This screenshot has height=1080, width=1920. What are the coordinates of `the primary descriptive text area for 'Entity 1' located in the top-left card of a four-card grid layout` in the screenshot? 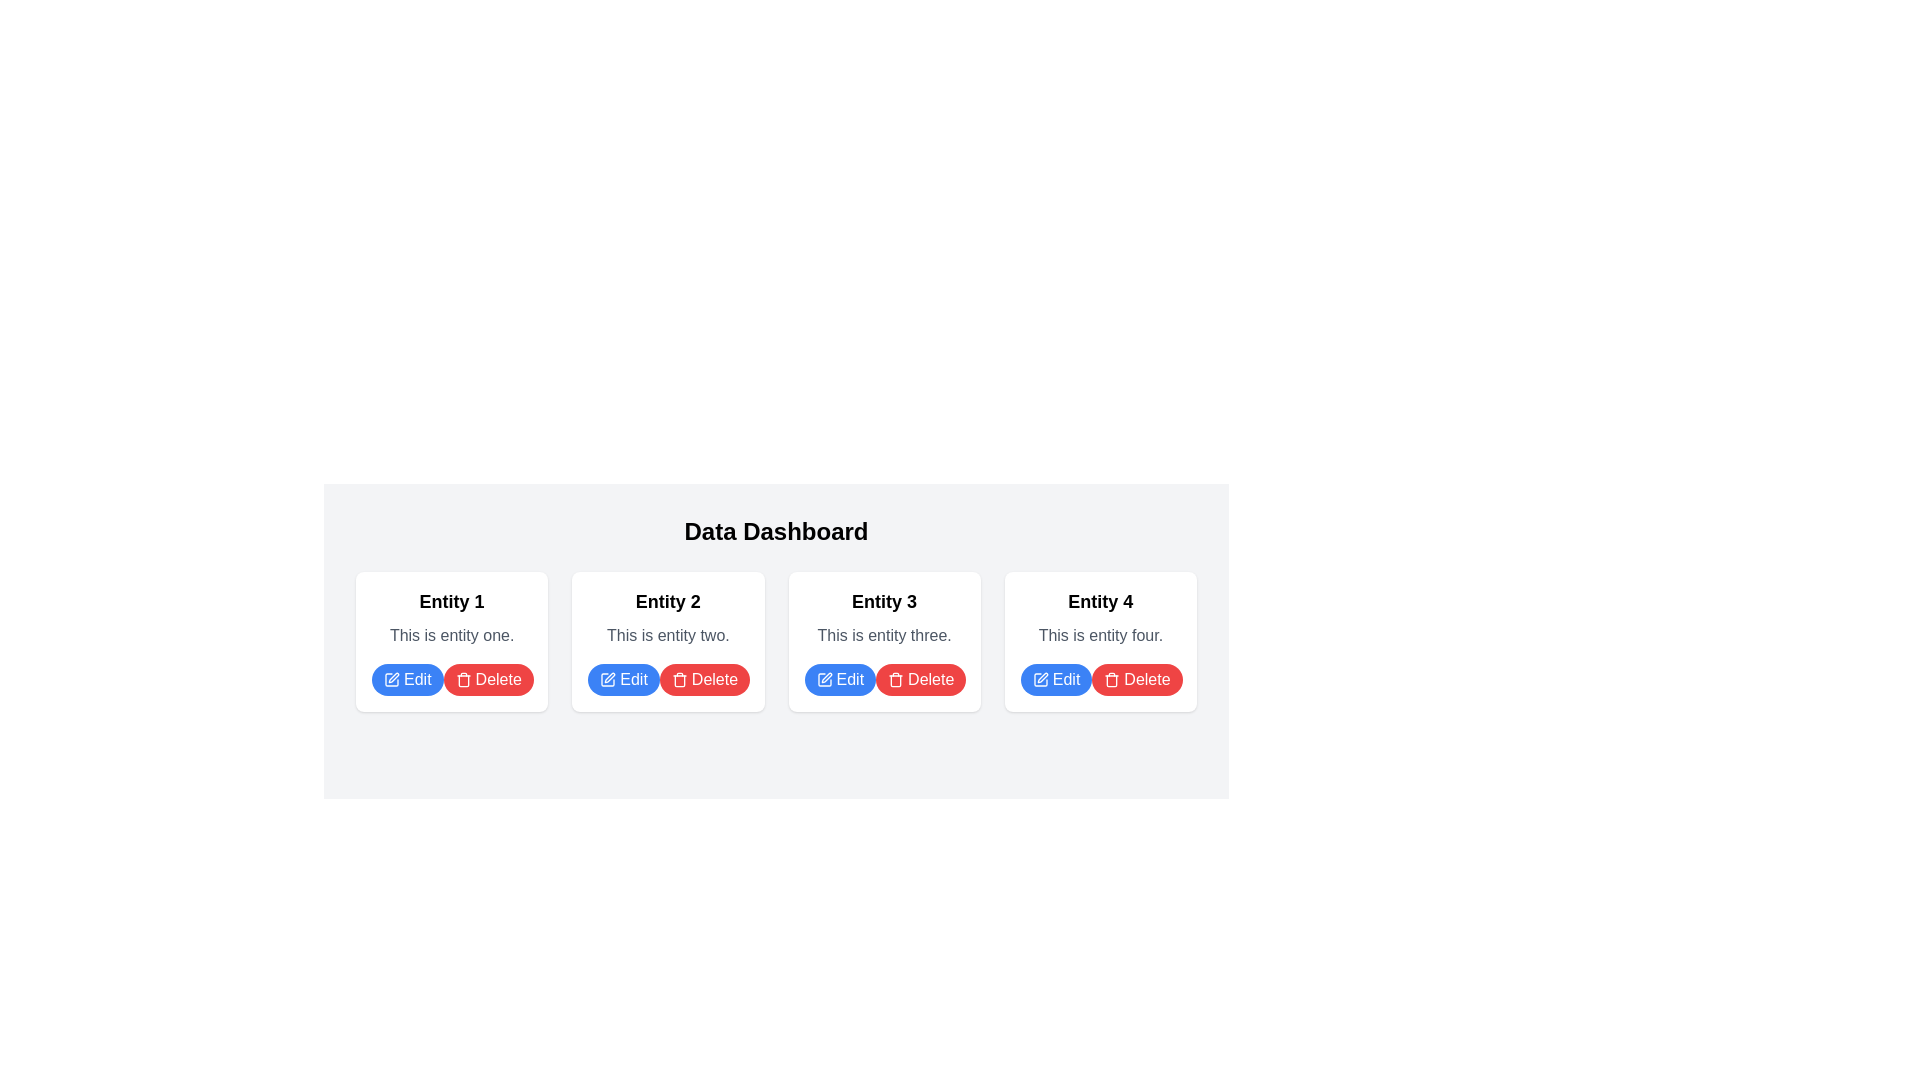 It's located at (451, 616).